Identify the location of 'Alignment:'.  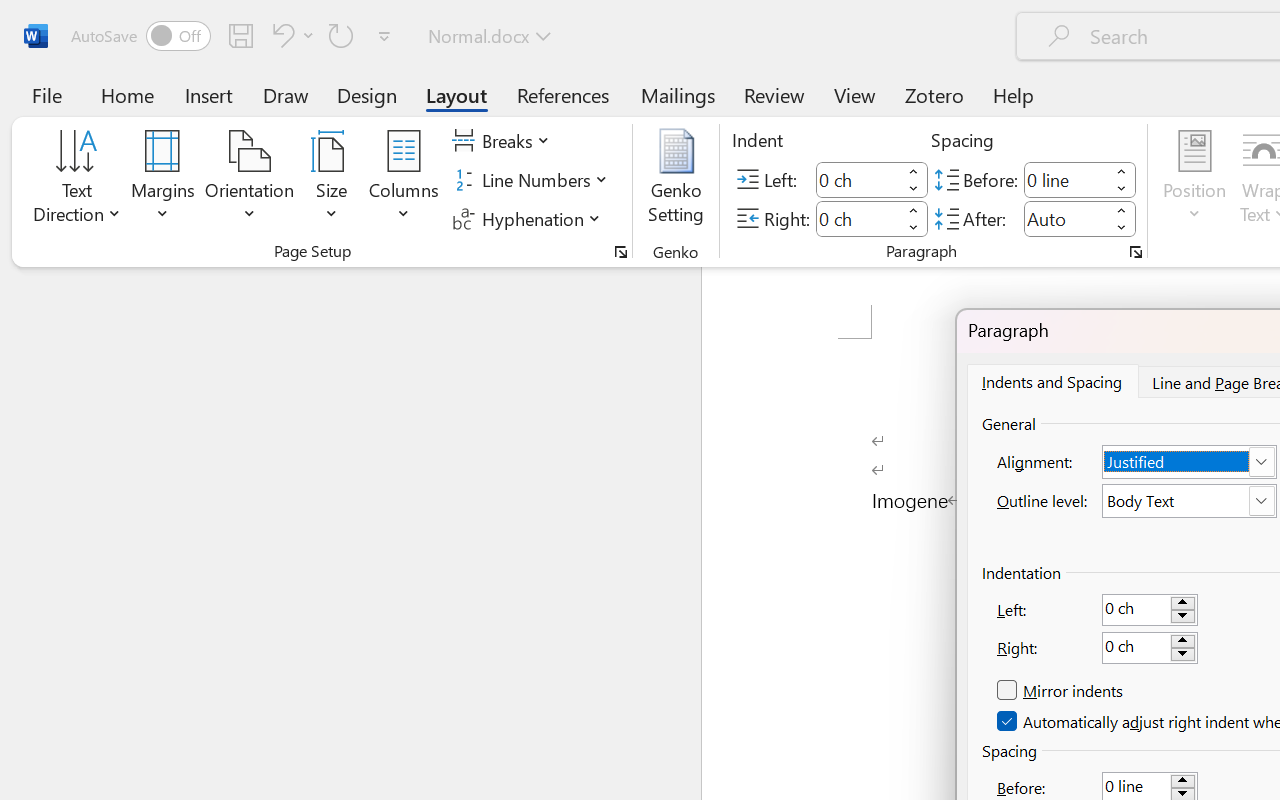
(1189, 461).